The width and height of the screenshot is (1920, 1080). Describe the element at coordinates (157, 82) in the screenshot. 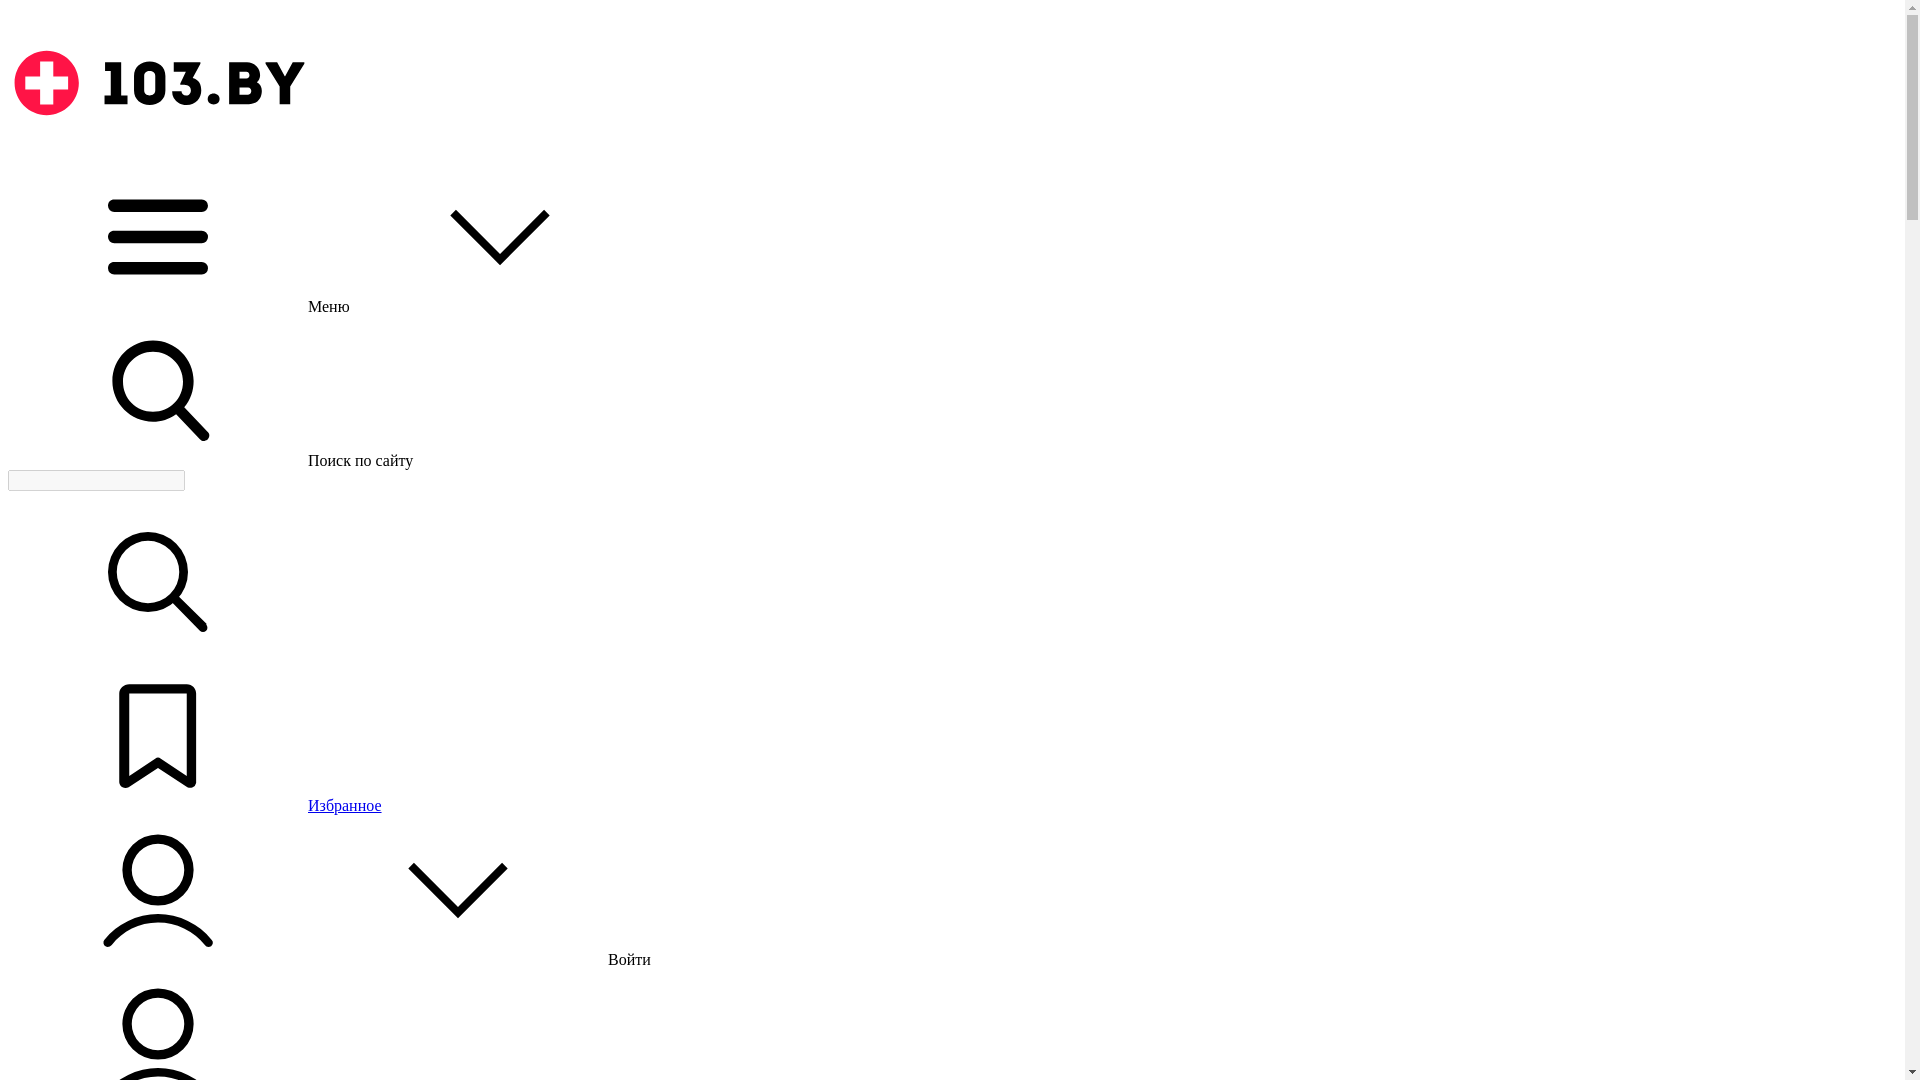

I see `'logo'` at that location.